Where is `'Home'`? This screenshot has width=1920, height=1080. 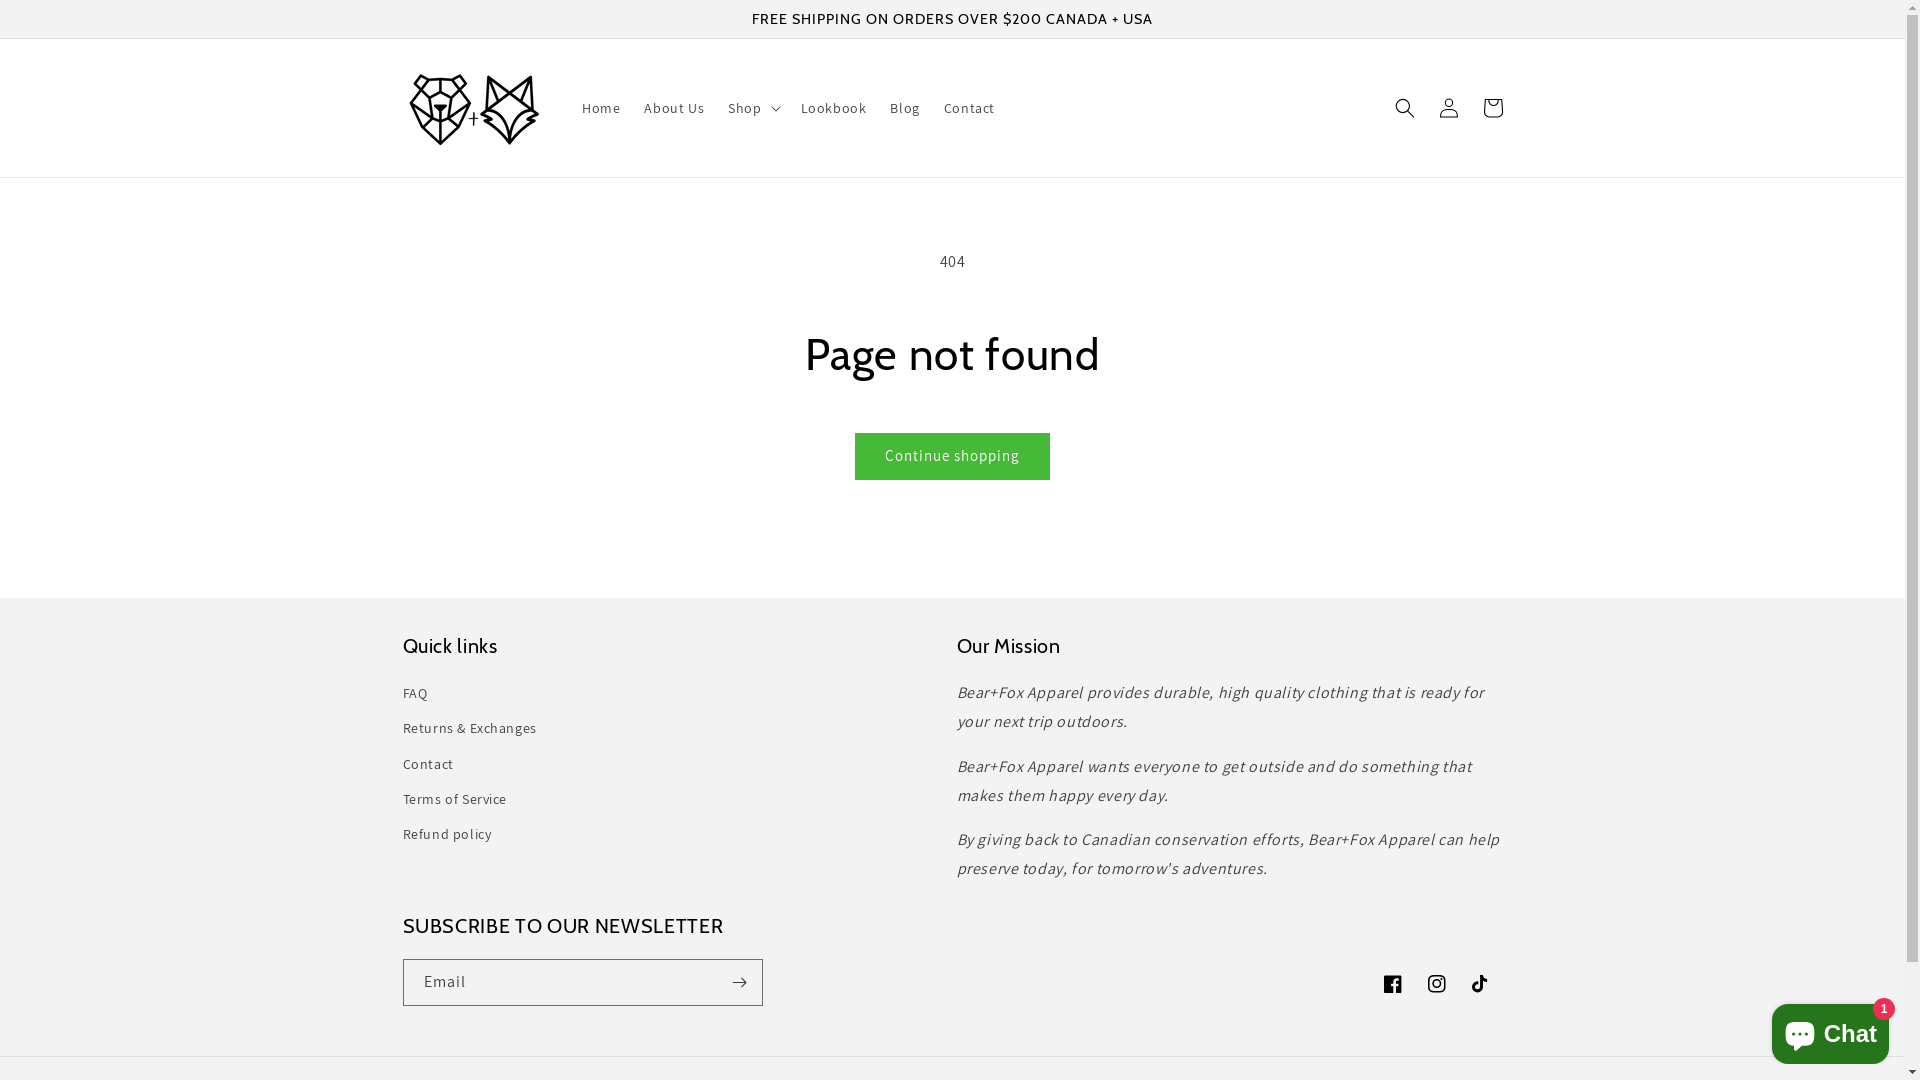 'Home' is located at coordinates (569, 108).